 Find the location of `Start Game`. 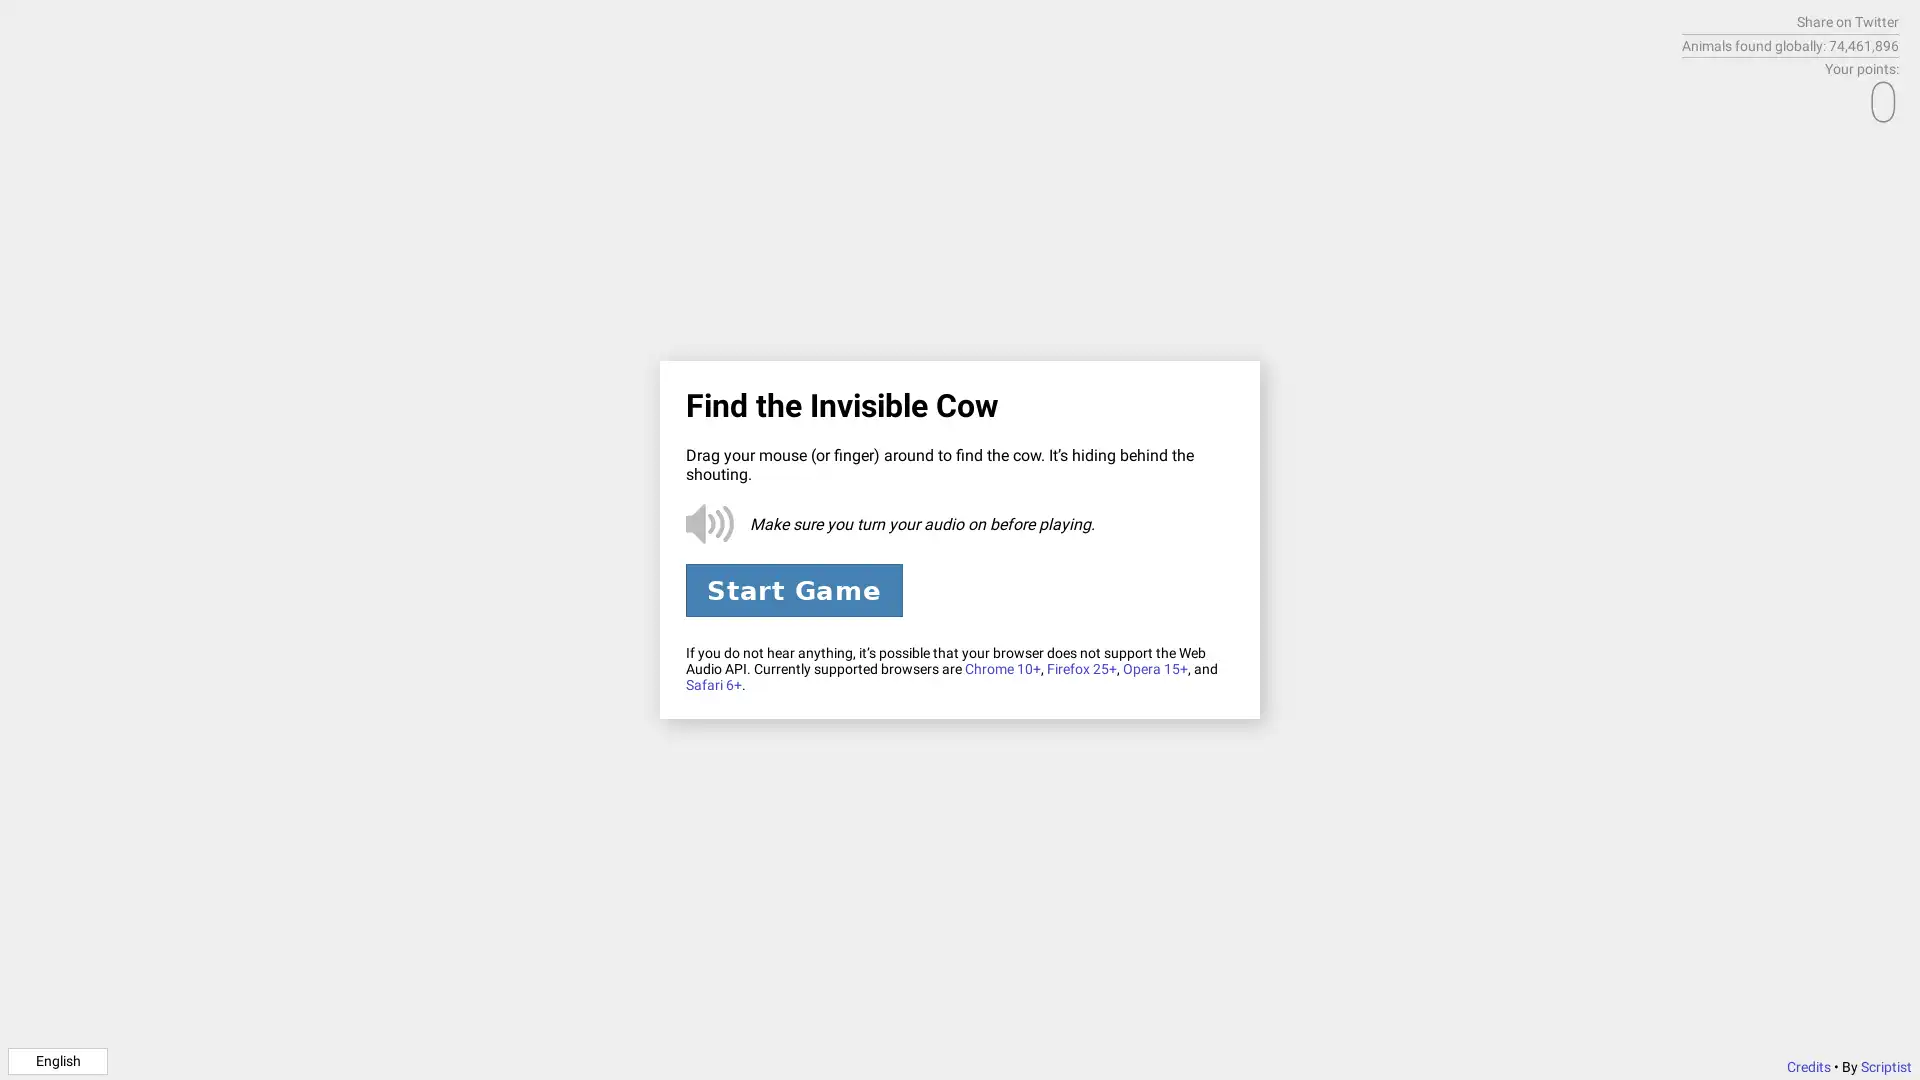

Start Game is located at coordinates (792, 589).